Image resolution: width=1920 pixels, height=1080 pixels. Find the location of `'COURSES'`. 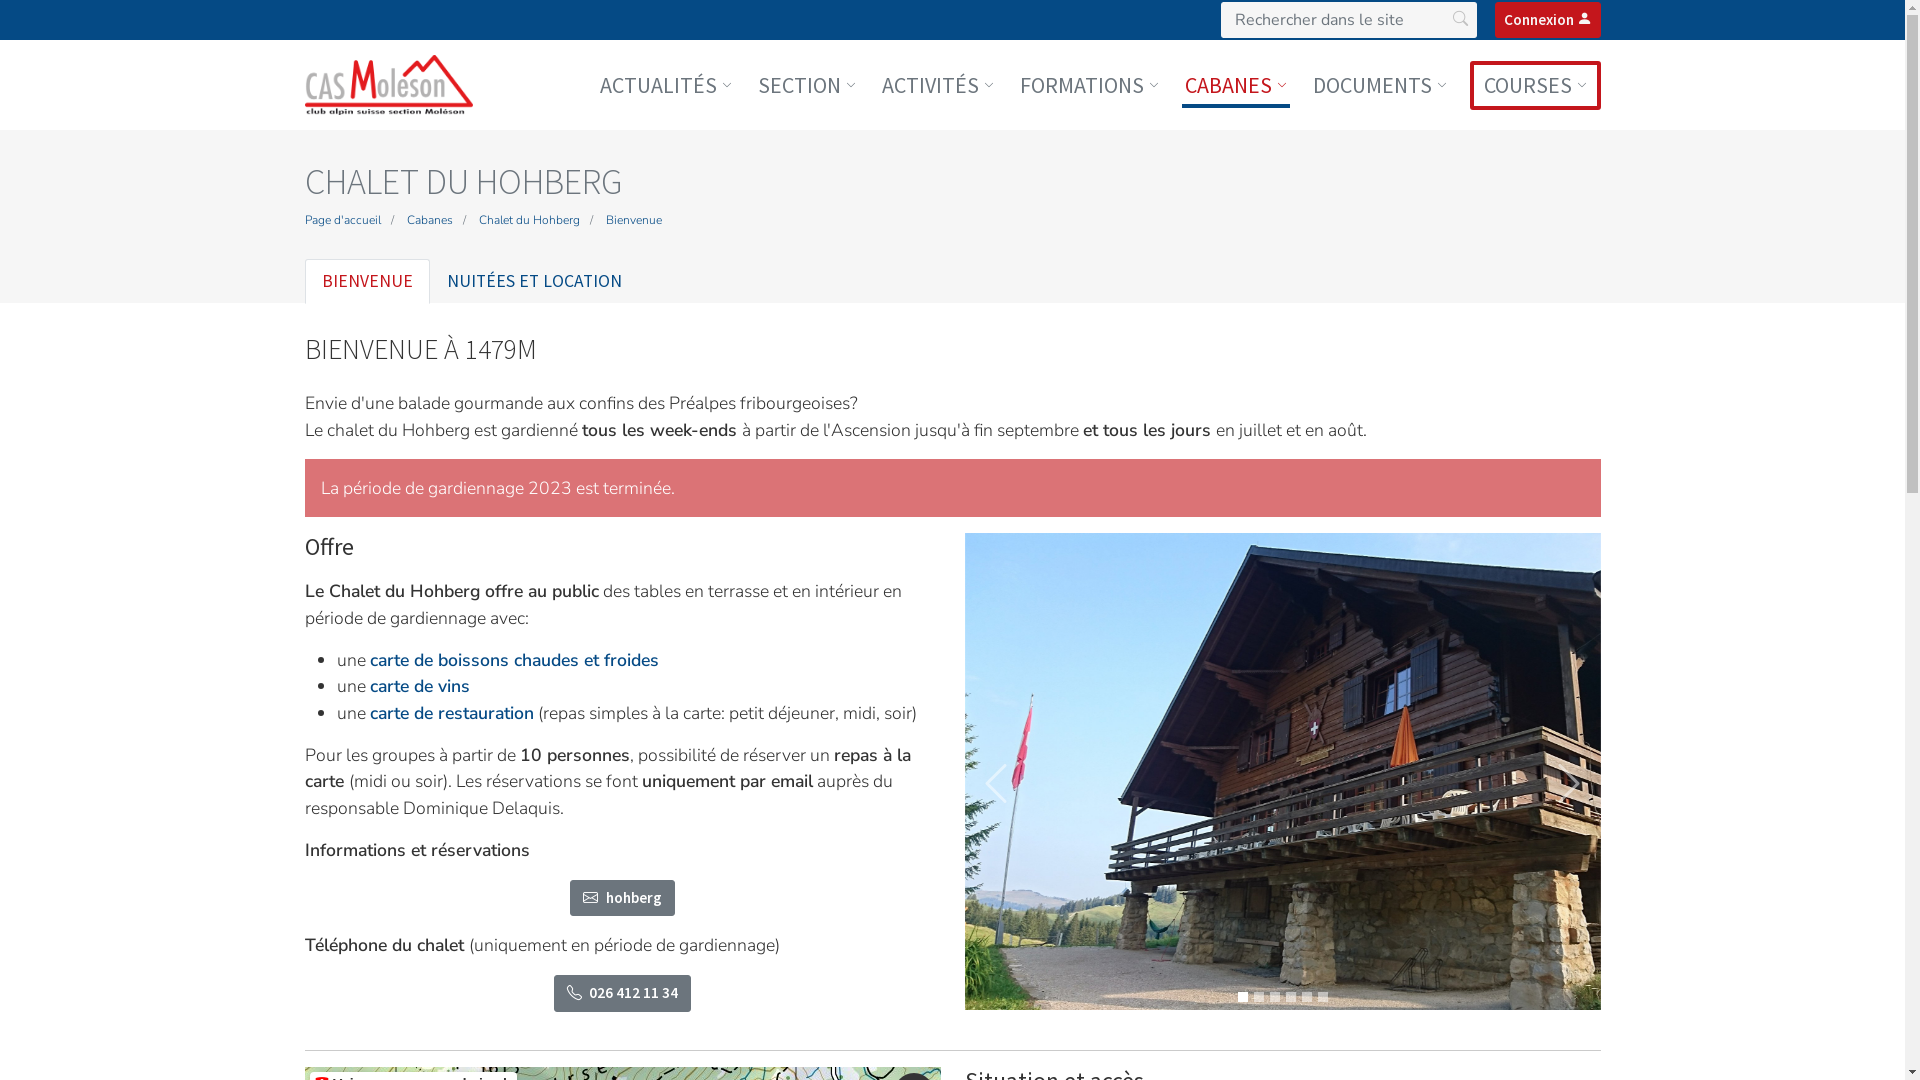

'COURSES' is located at coordinates (1534, 83).